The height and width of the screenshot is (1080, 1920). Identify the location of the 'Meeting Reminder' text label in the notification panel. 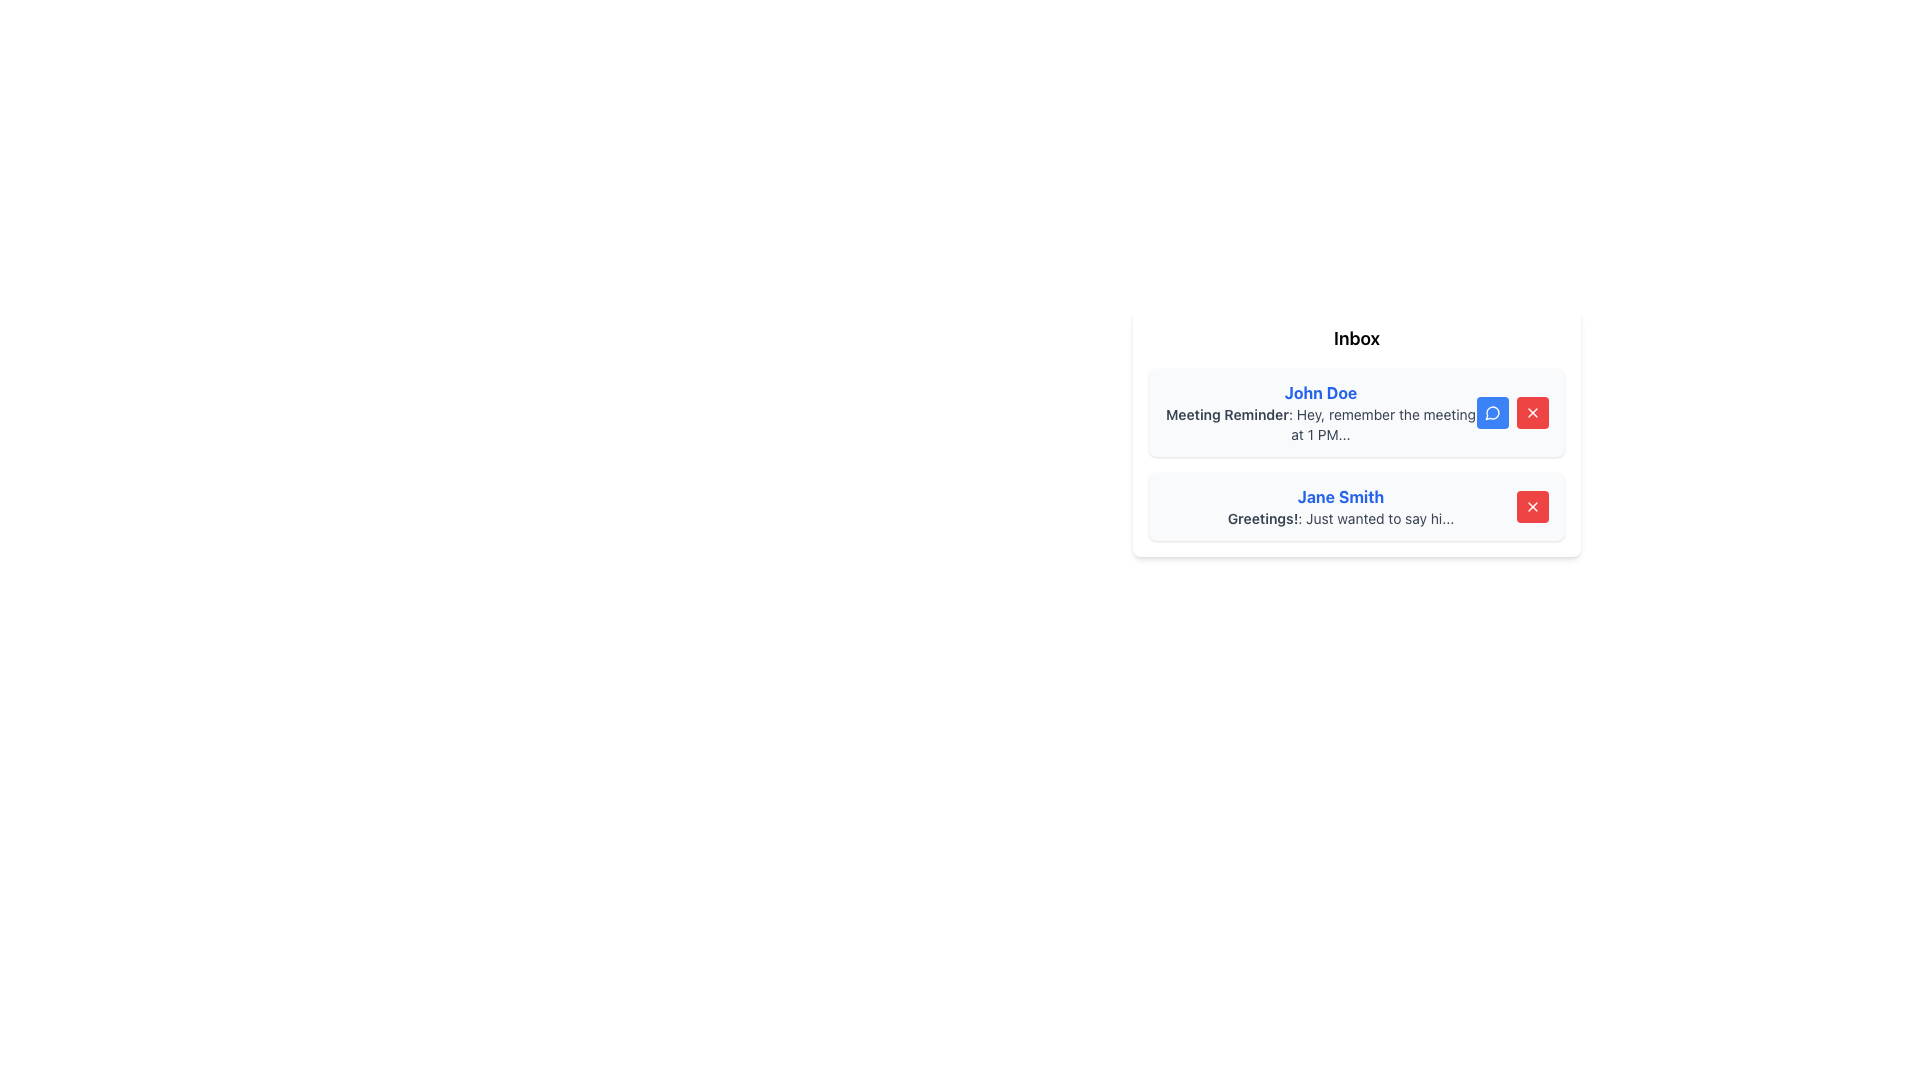
(1226, 413).